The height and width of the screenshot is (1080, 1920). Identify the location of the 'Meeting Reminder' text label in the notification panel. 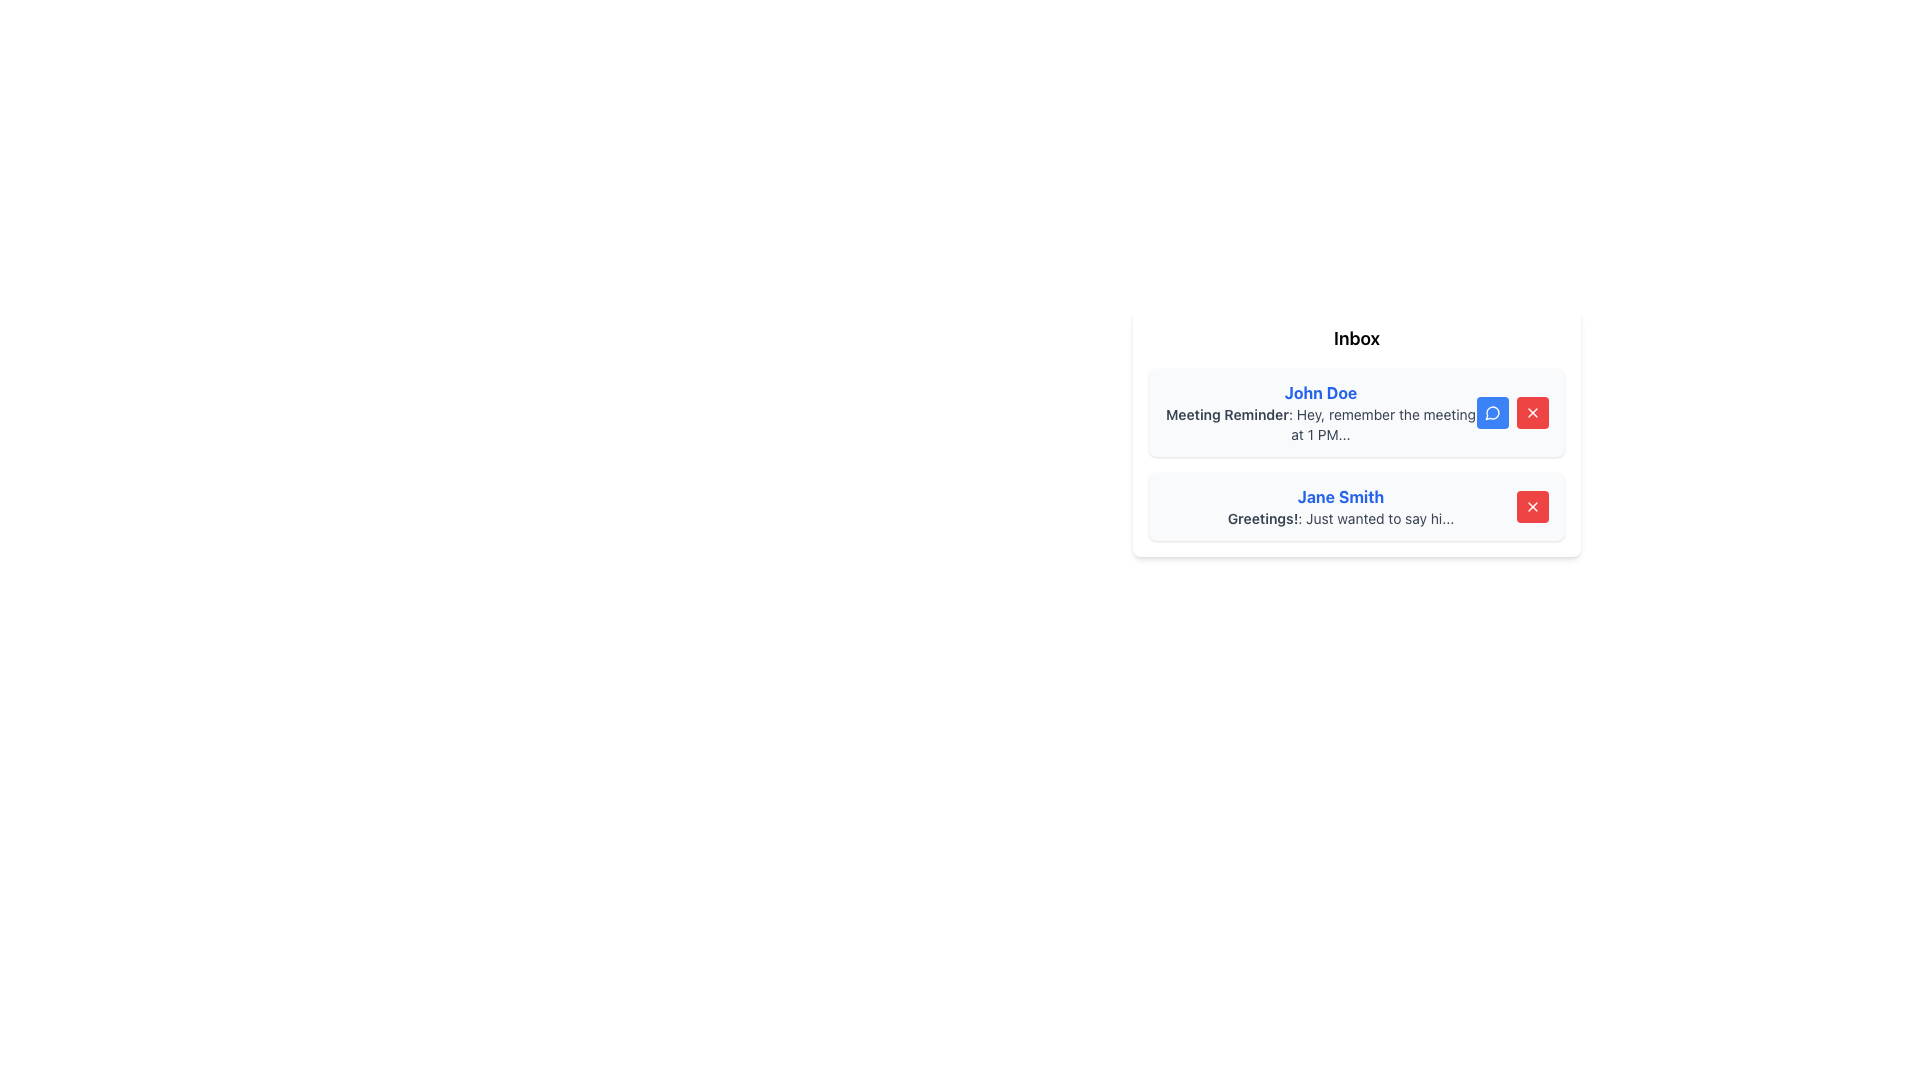
(1226, 413).